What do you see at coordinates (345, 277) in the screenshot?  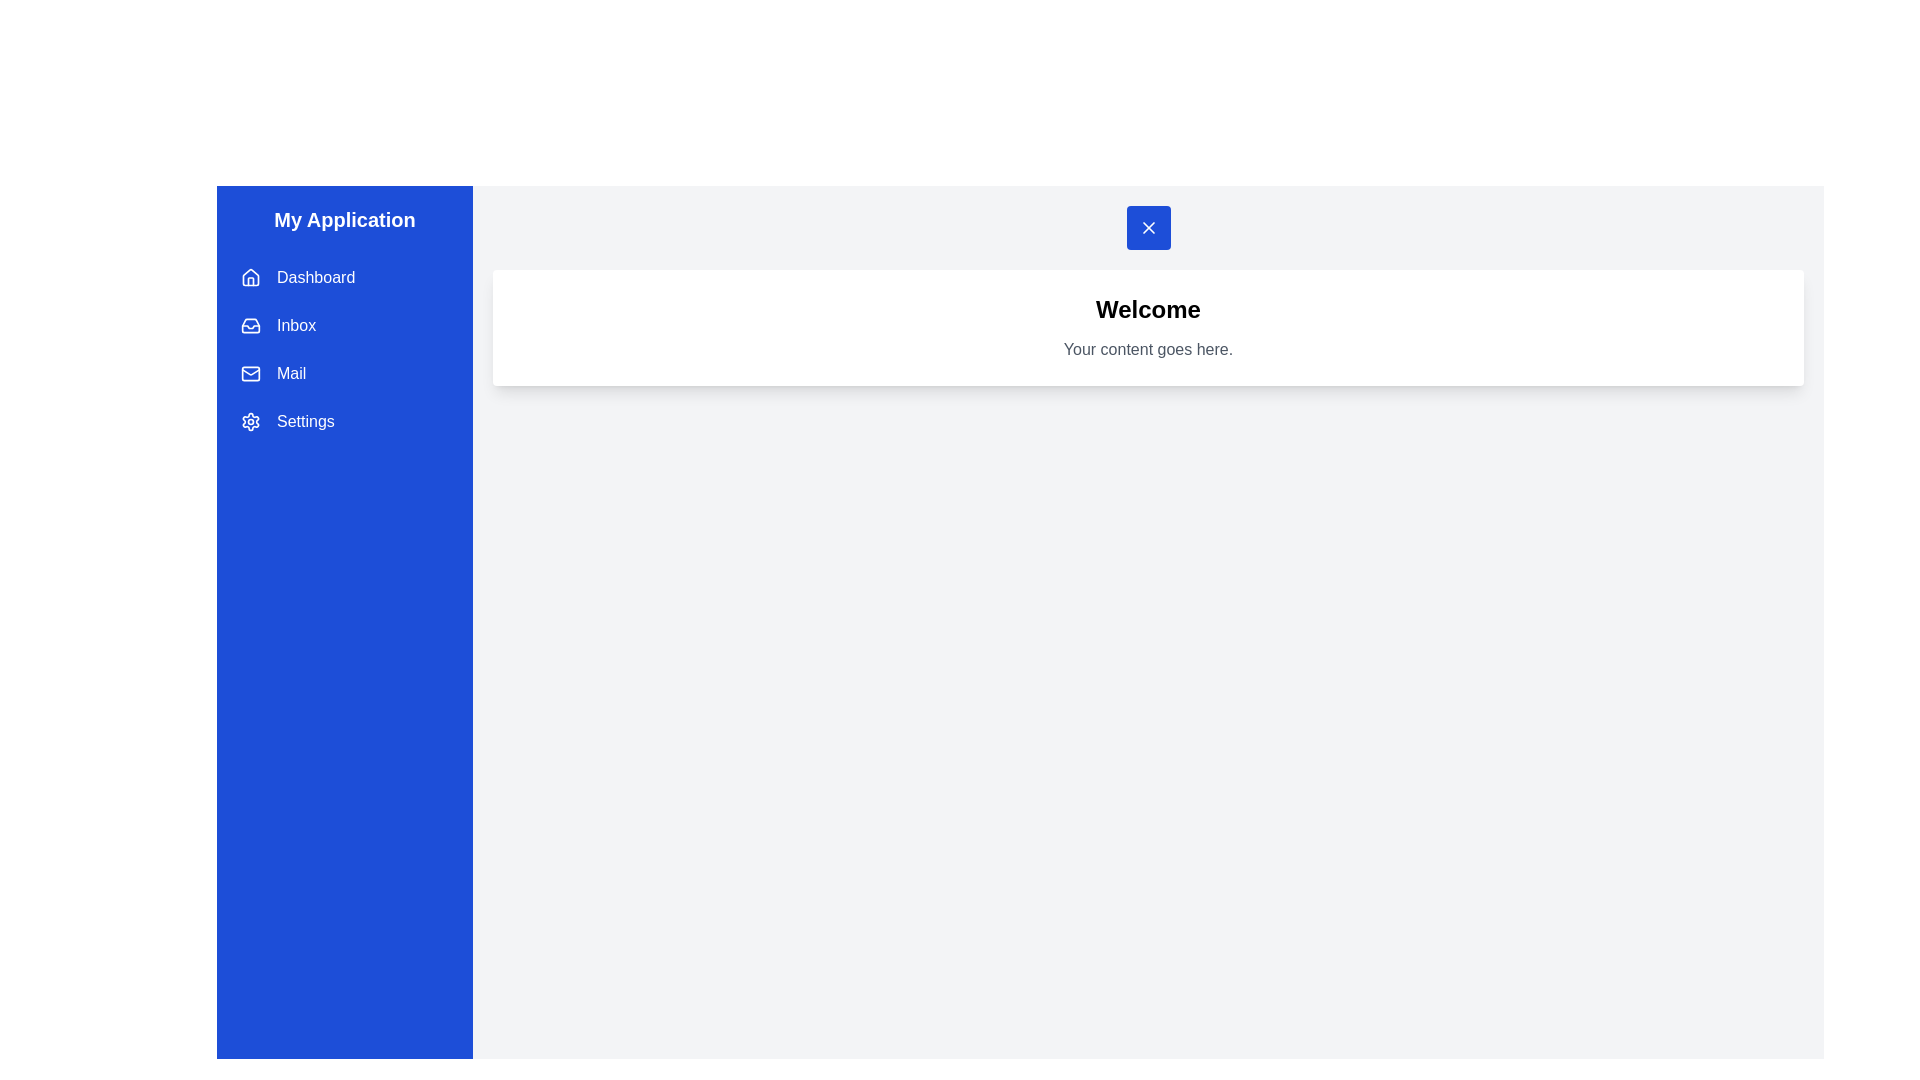 I see `the drawer menu item labeled Dashboard` at bounding box center [345, 277].